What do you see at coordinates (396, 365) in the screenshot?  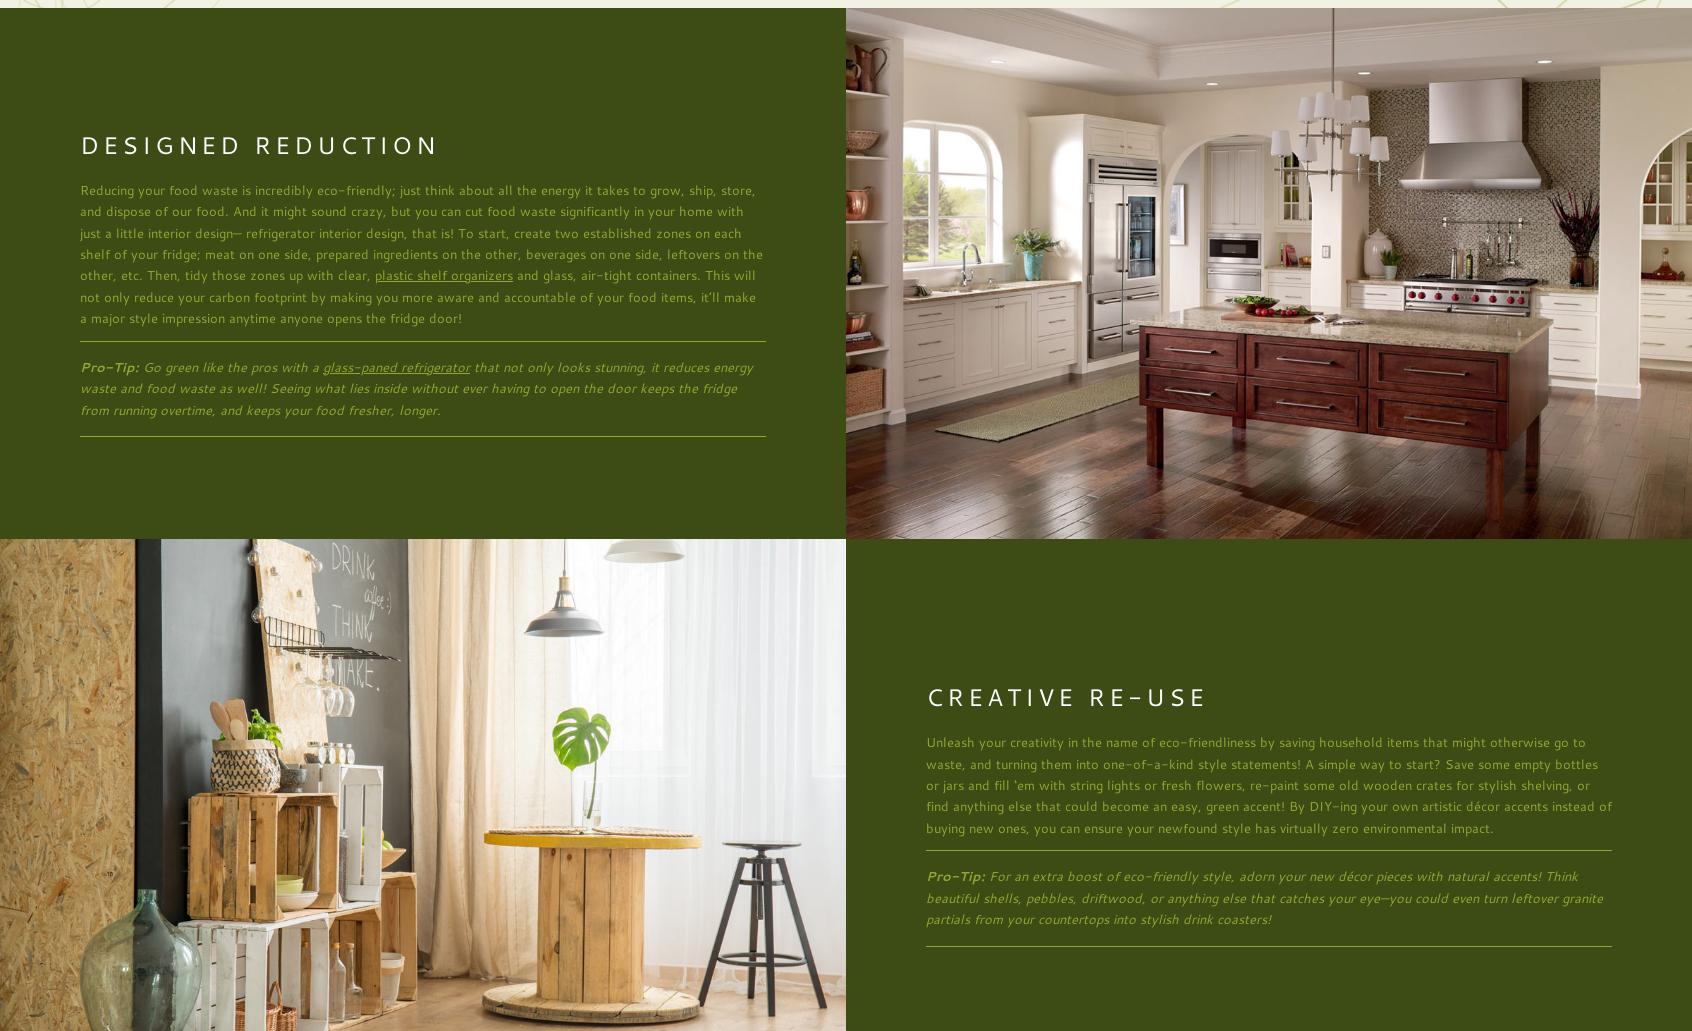 I see `'glass-paned refrigerator'` at bounding box center [396, 365].